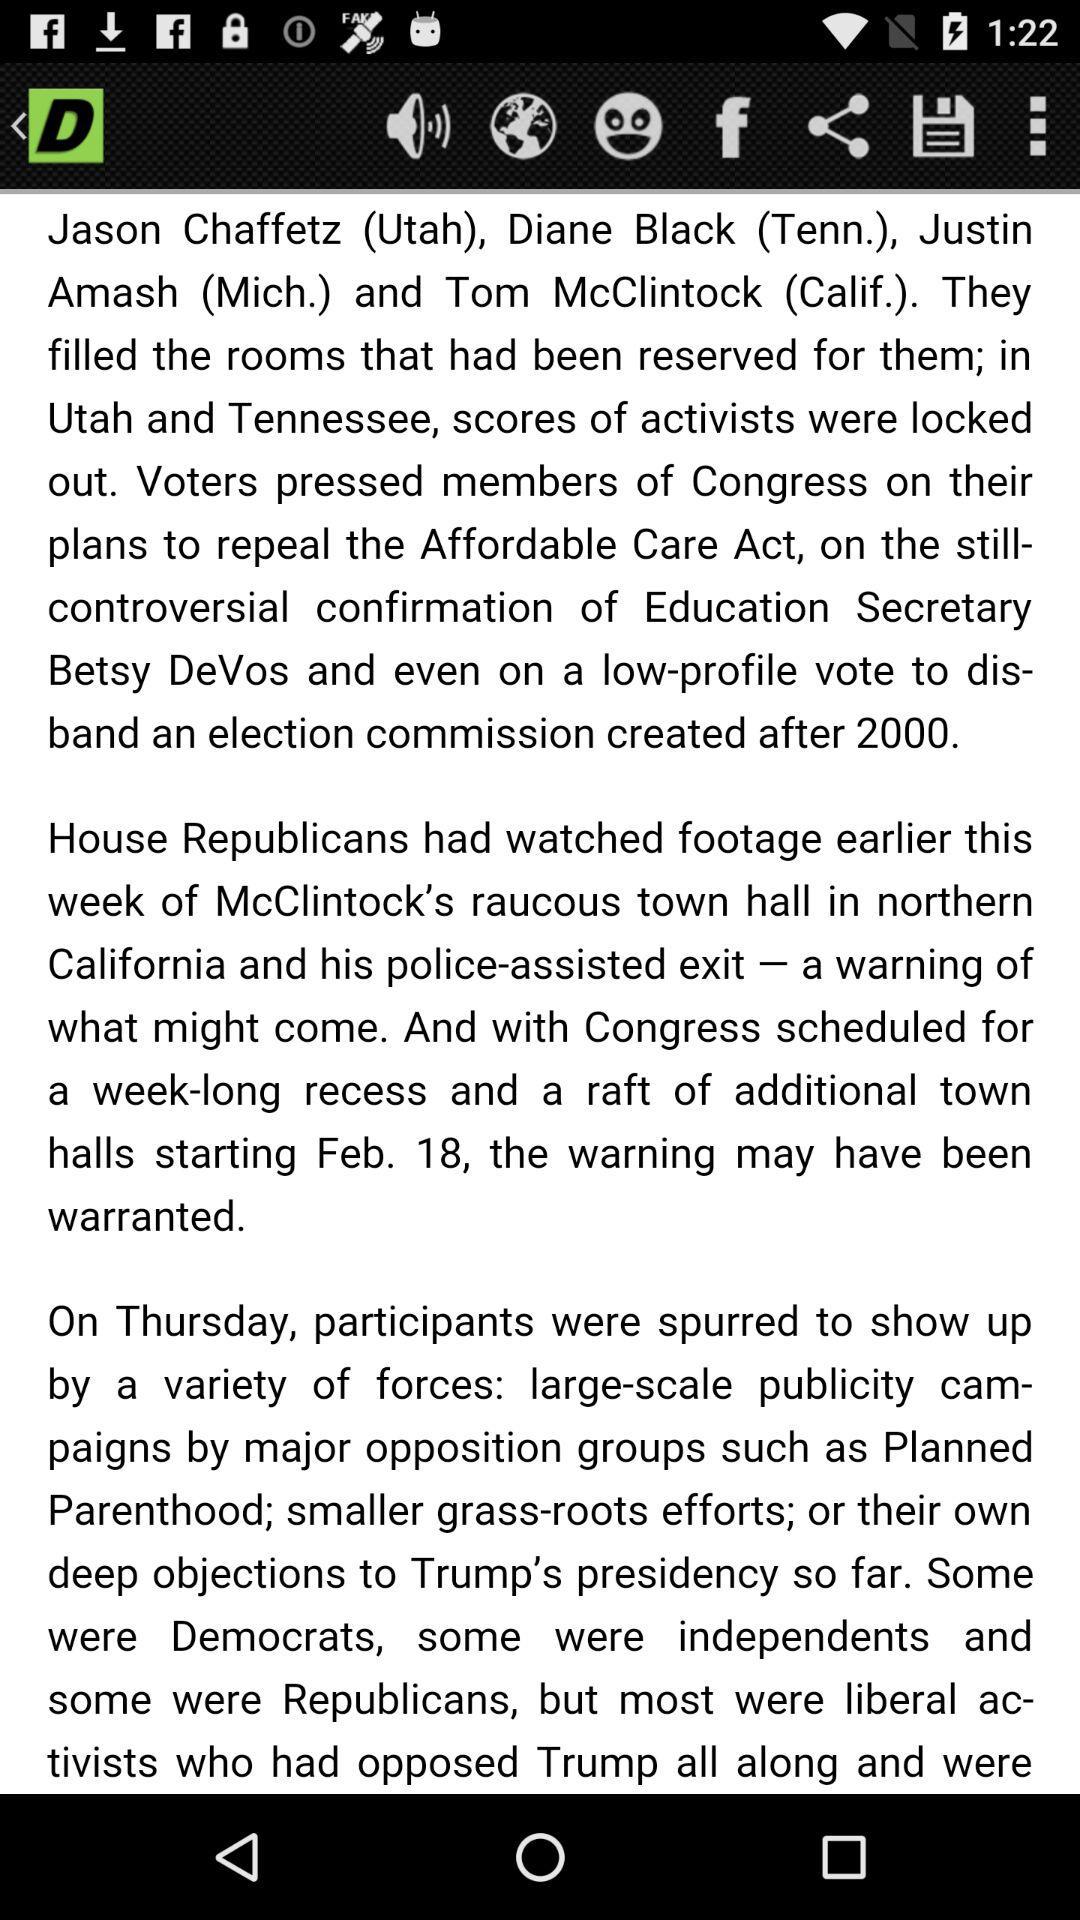  Describe the element at coordinates (417, 133) in the screenshot. I see `the volume icon` at that location.